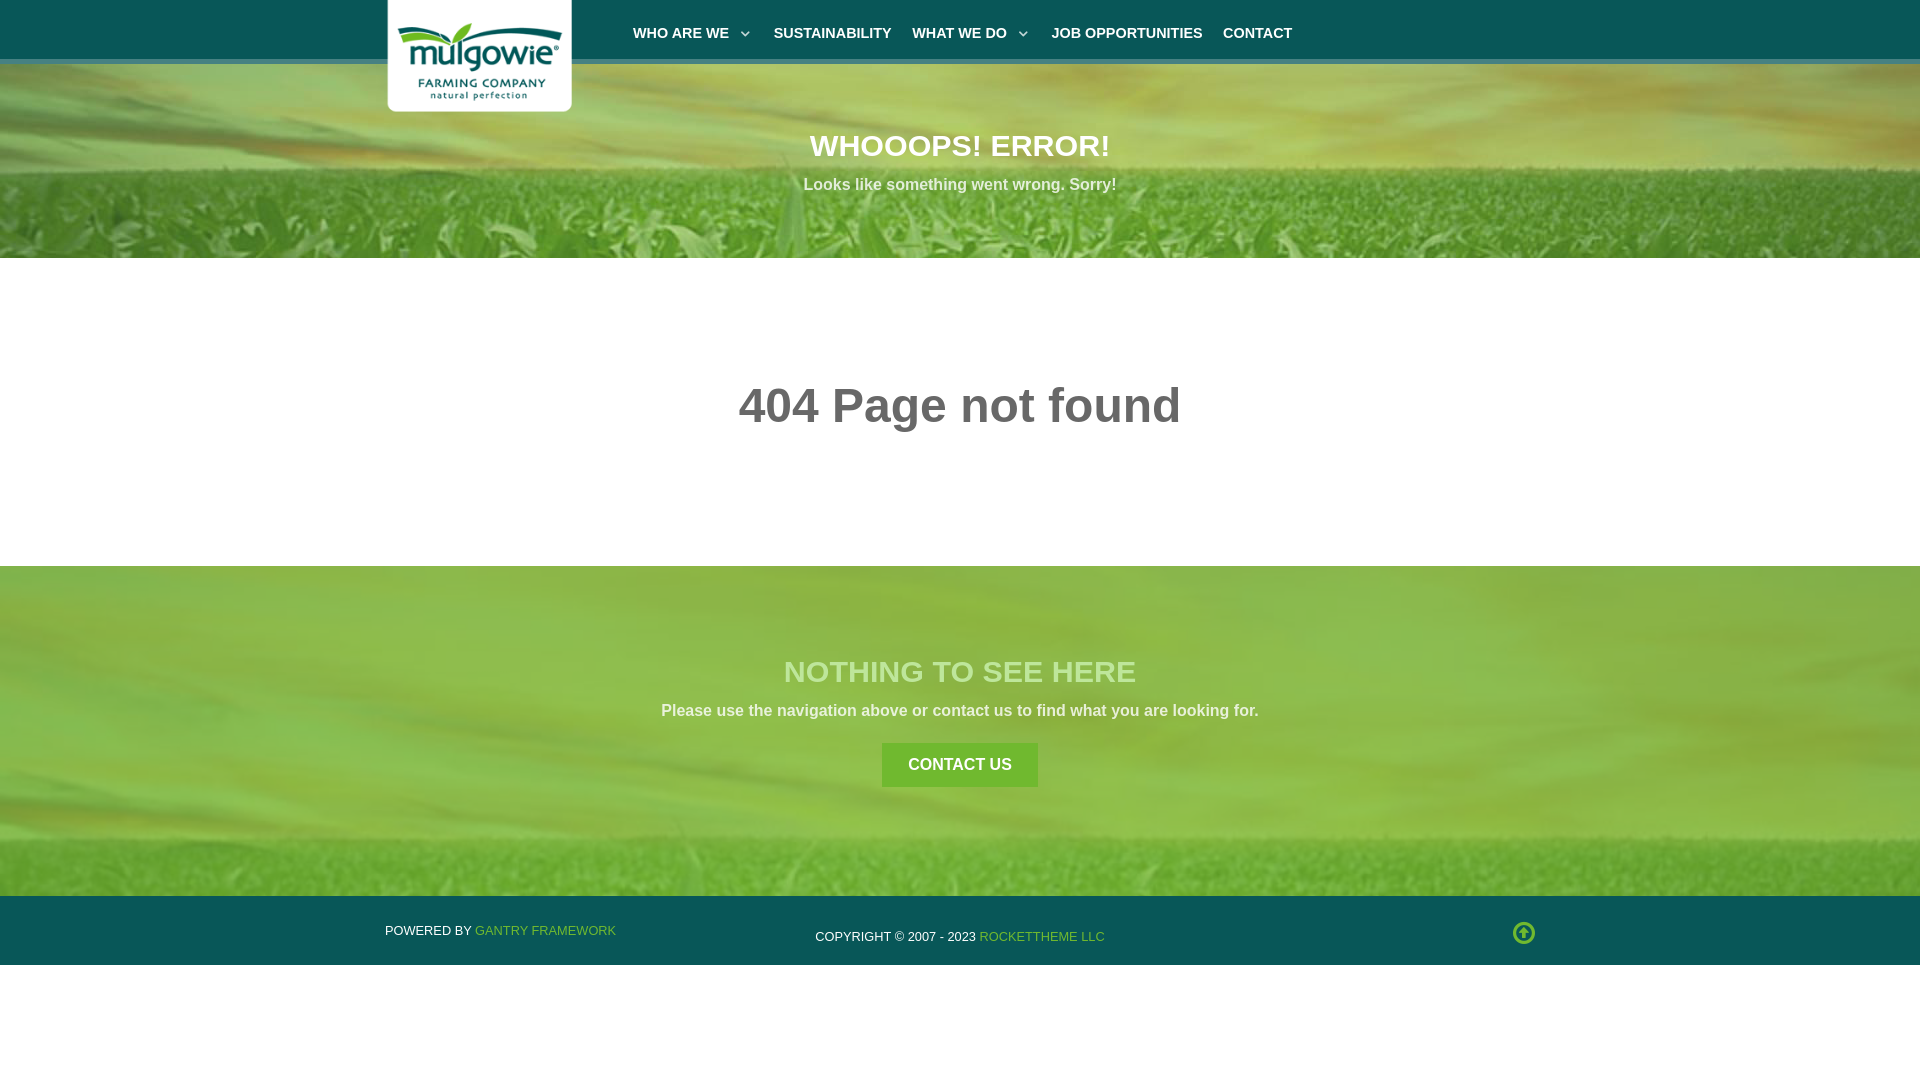  Describe the element at coordinates (979, 936) in the screenshot. I see `'ROCKETTHEME LLC'` at that location.